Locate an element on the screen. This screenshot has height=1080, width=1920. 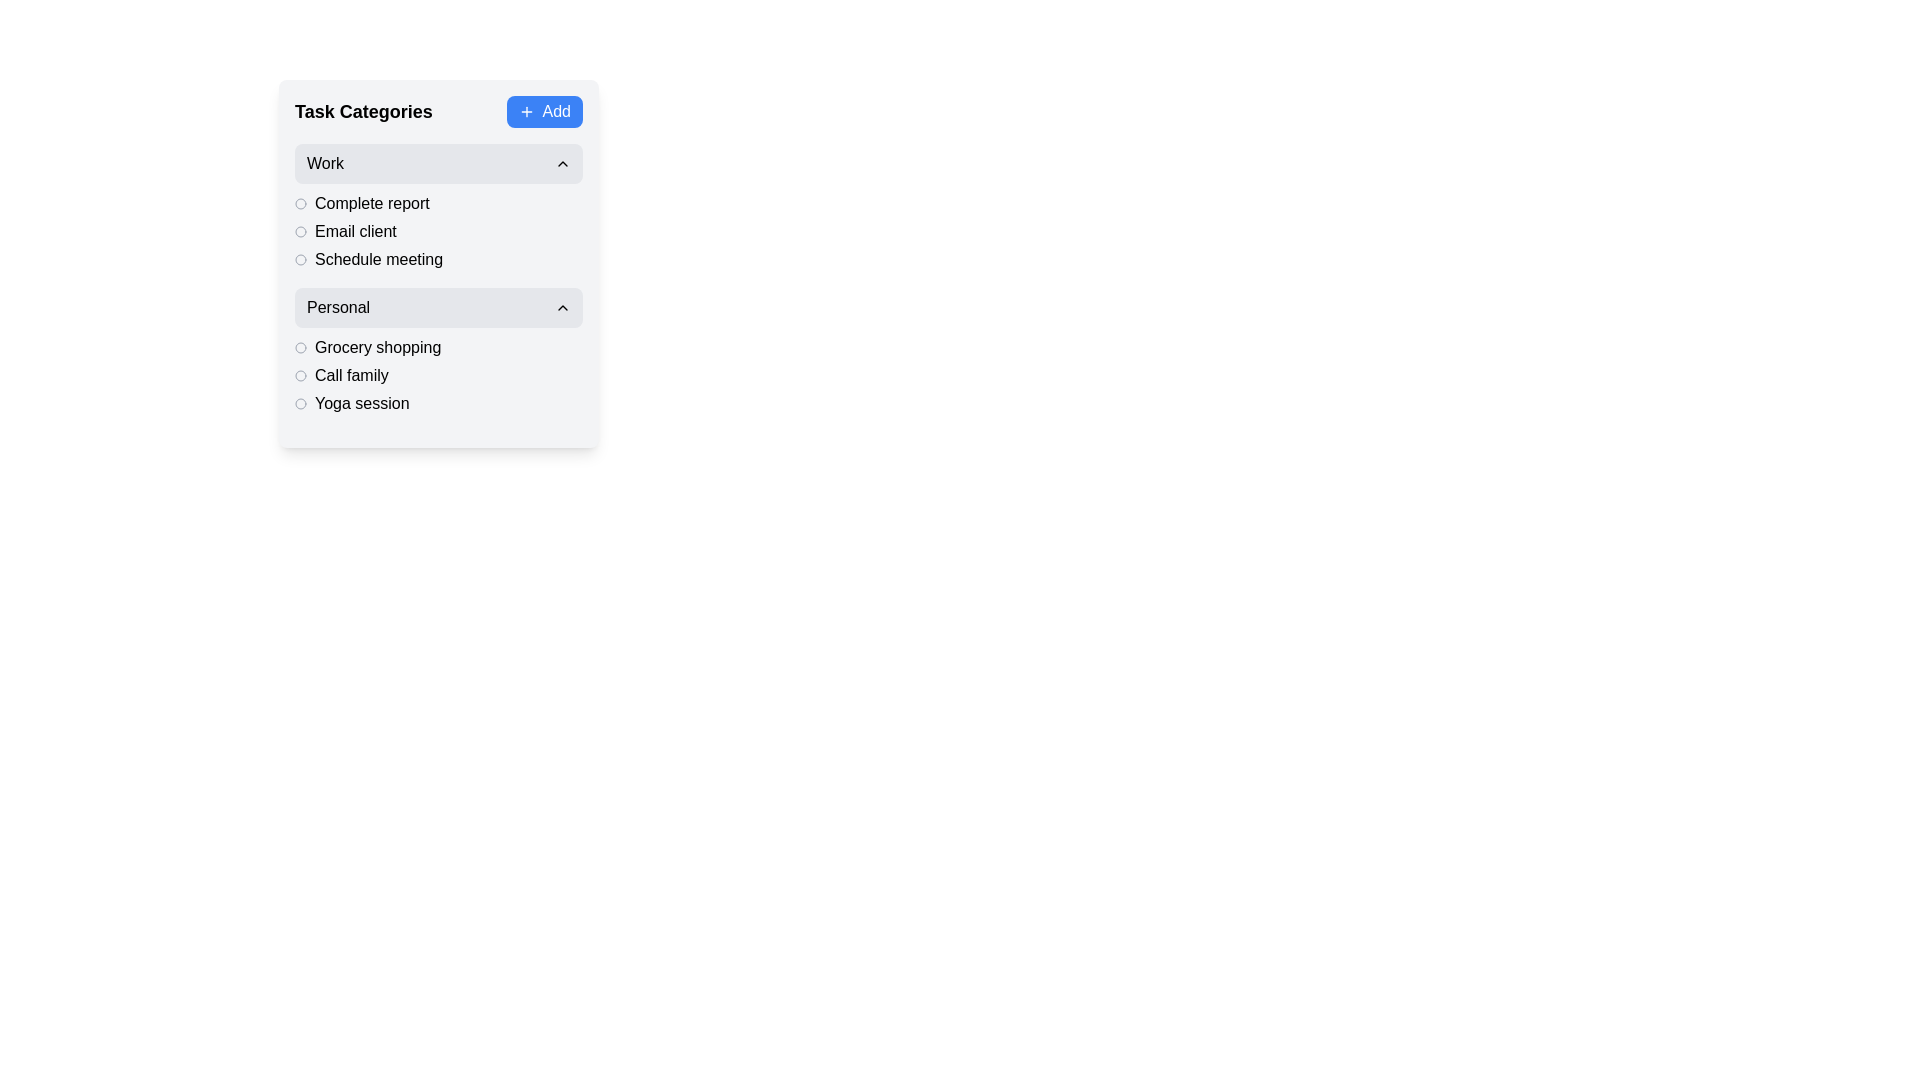
the circular selection marker (radio button style) next to the 'Yoga session' task under the 'Personal' category is located at coordinates (300, 404).